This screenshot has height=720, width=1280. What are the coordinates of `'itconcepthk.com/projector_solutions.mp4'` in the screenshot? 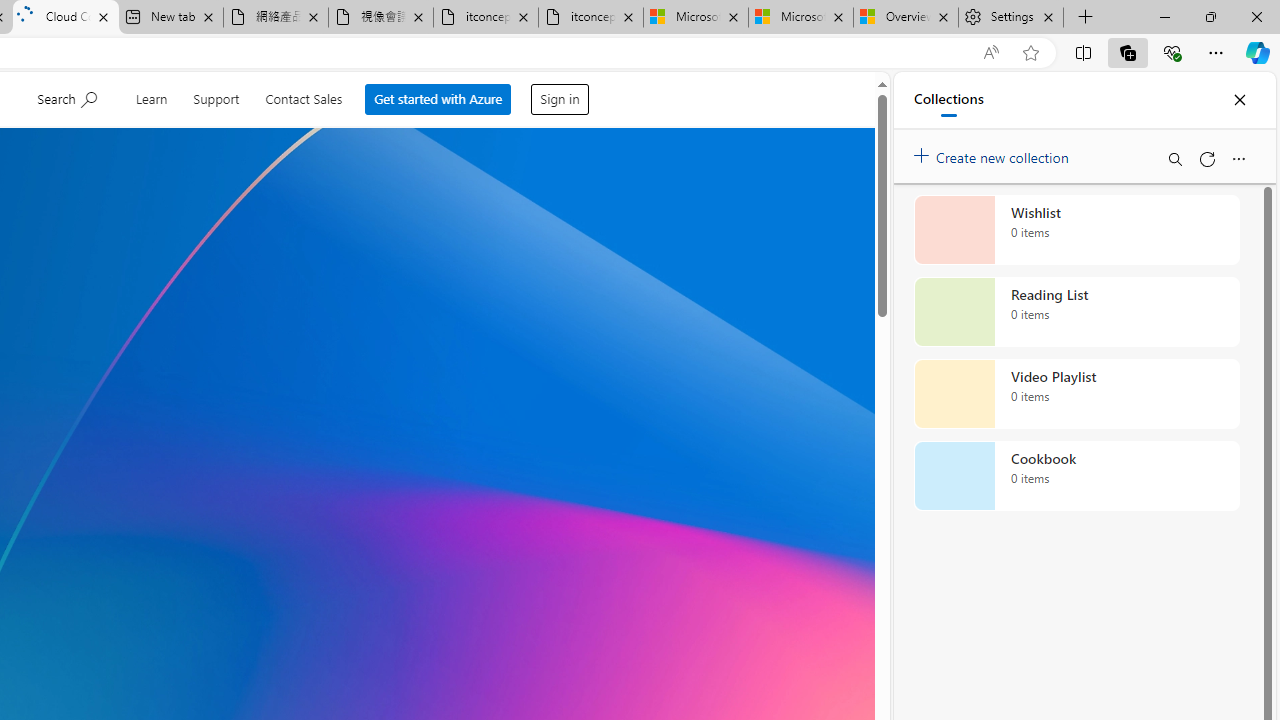 It's located at (589, 17).